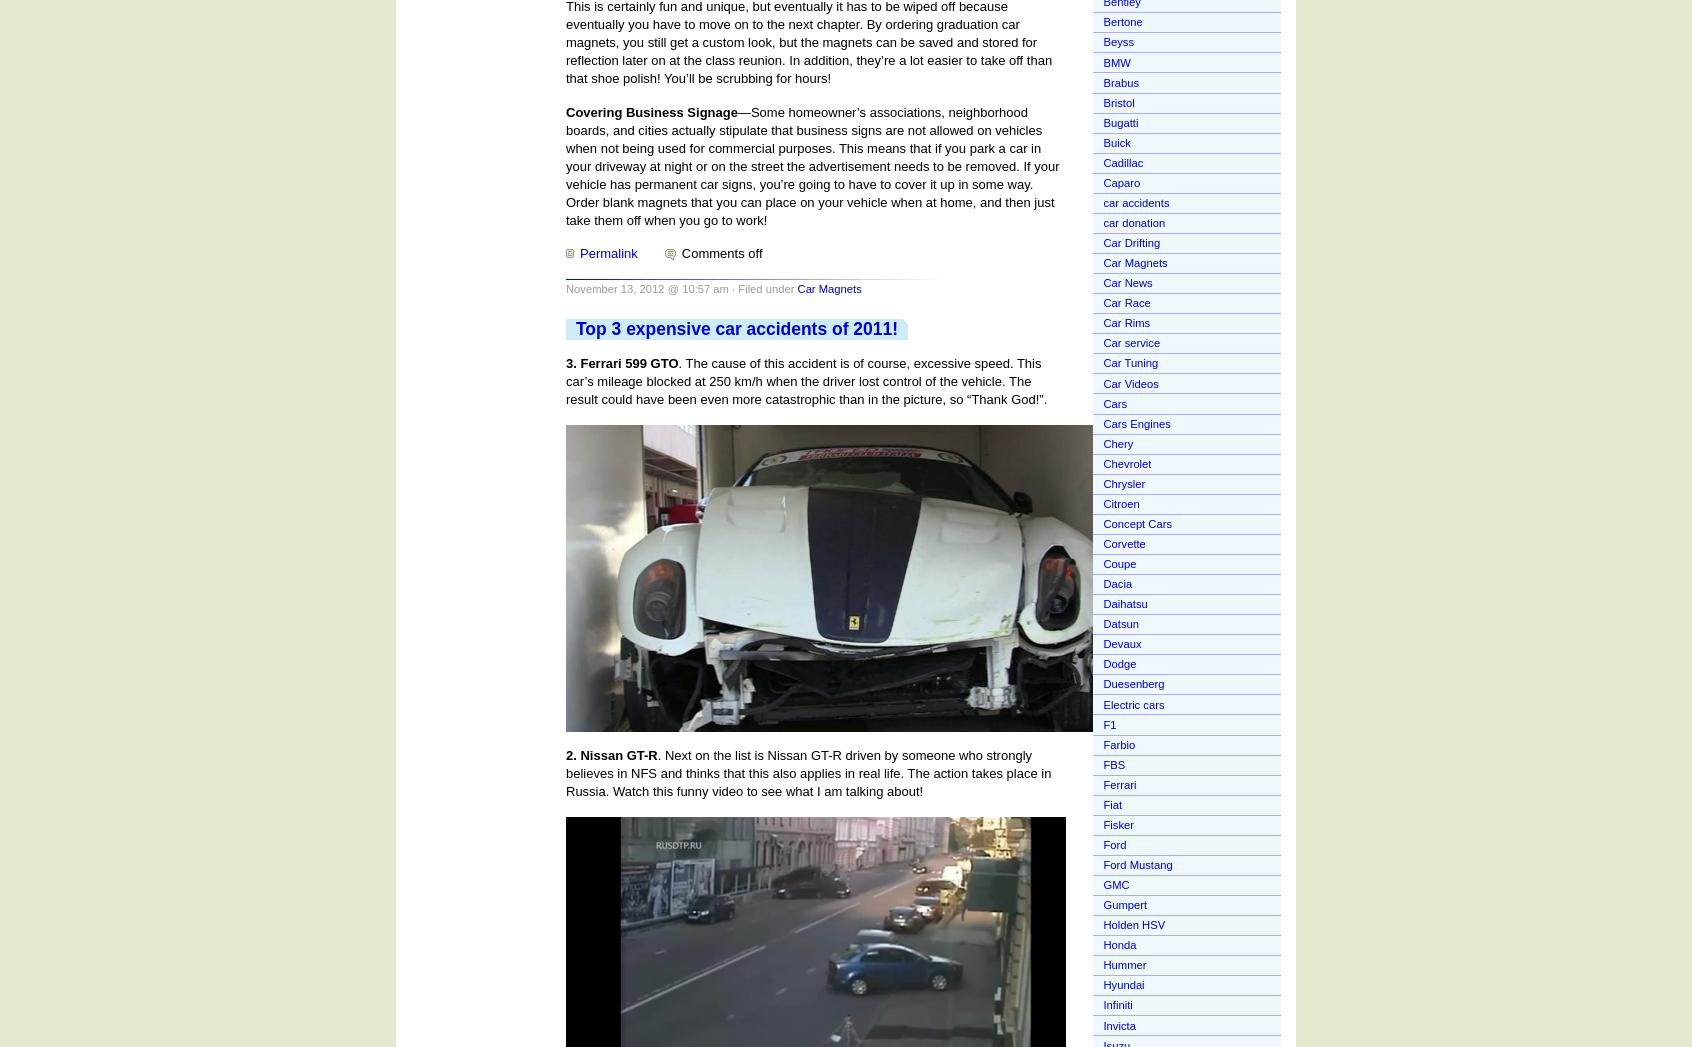 This screenshot has height=1047, width=1692. I want to click on 'Gumpert', so click(1103, 905).